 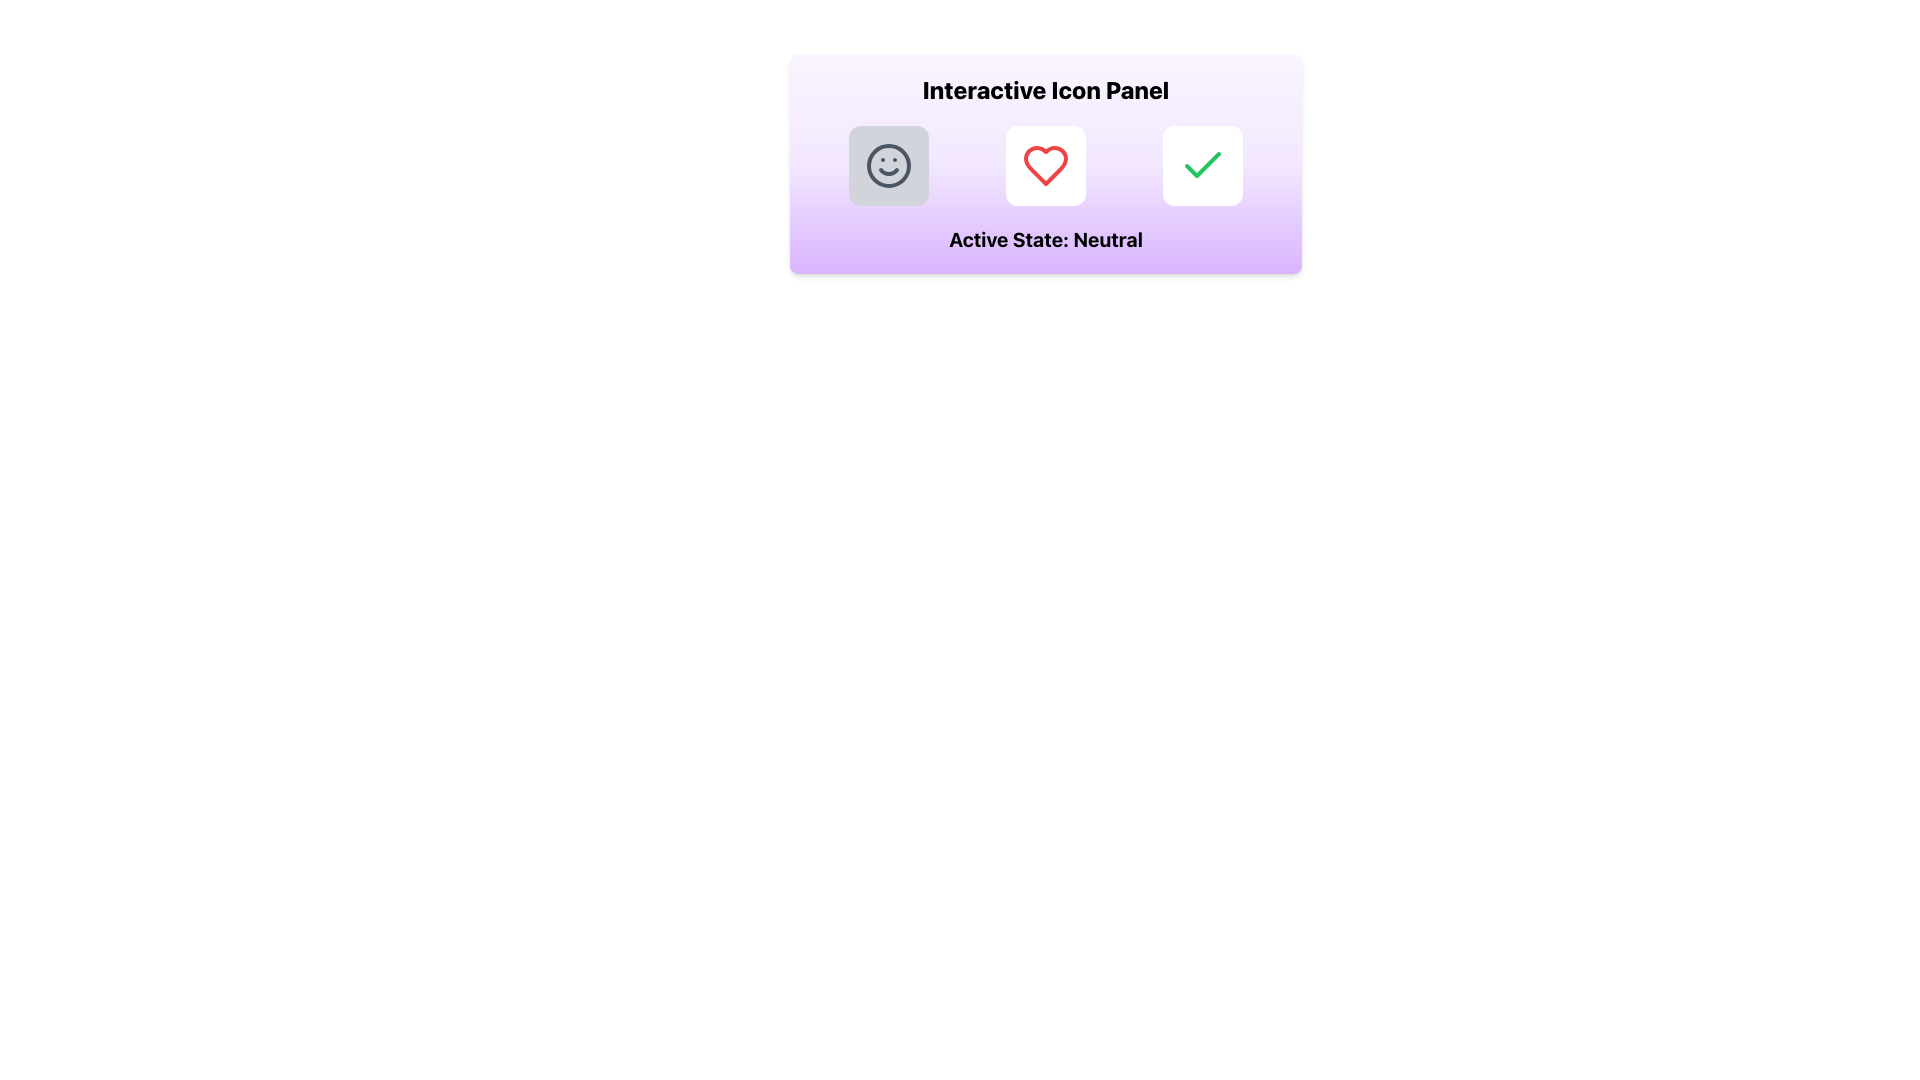 What do you see at coordinates (1202, 164) in the screenshot?
I see `the button with a green checkmark on a white background to confirm the selection` at bounding box center [1202, 164].